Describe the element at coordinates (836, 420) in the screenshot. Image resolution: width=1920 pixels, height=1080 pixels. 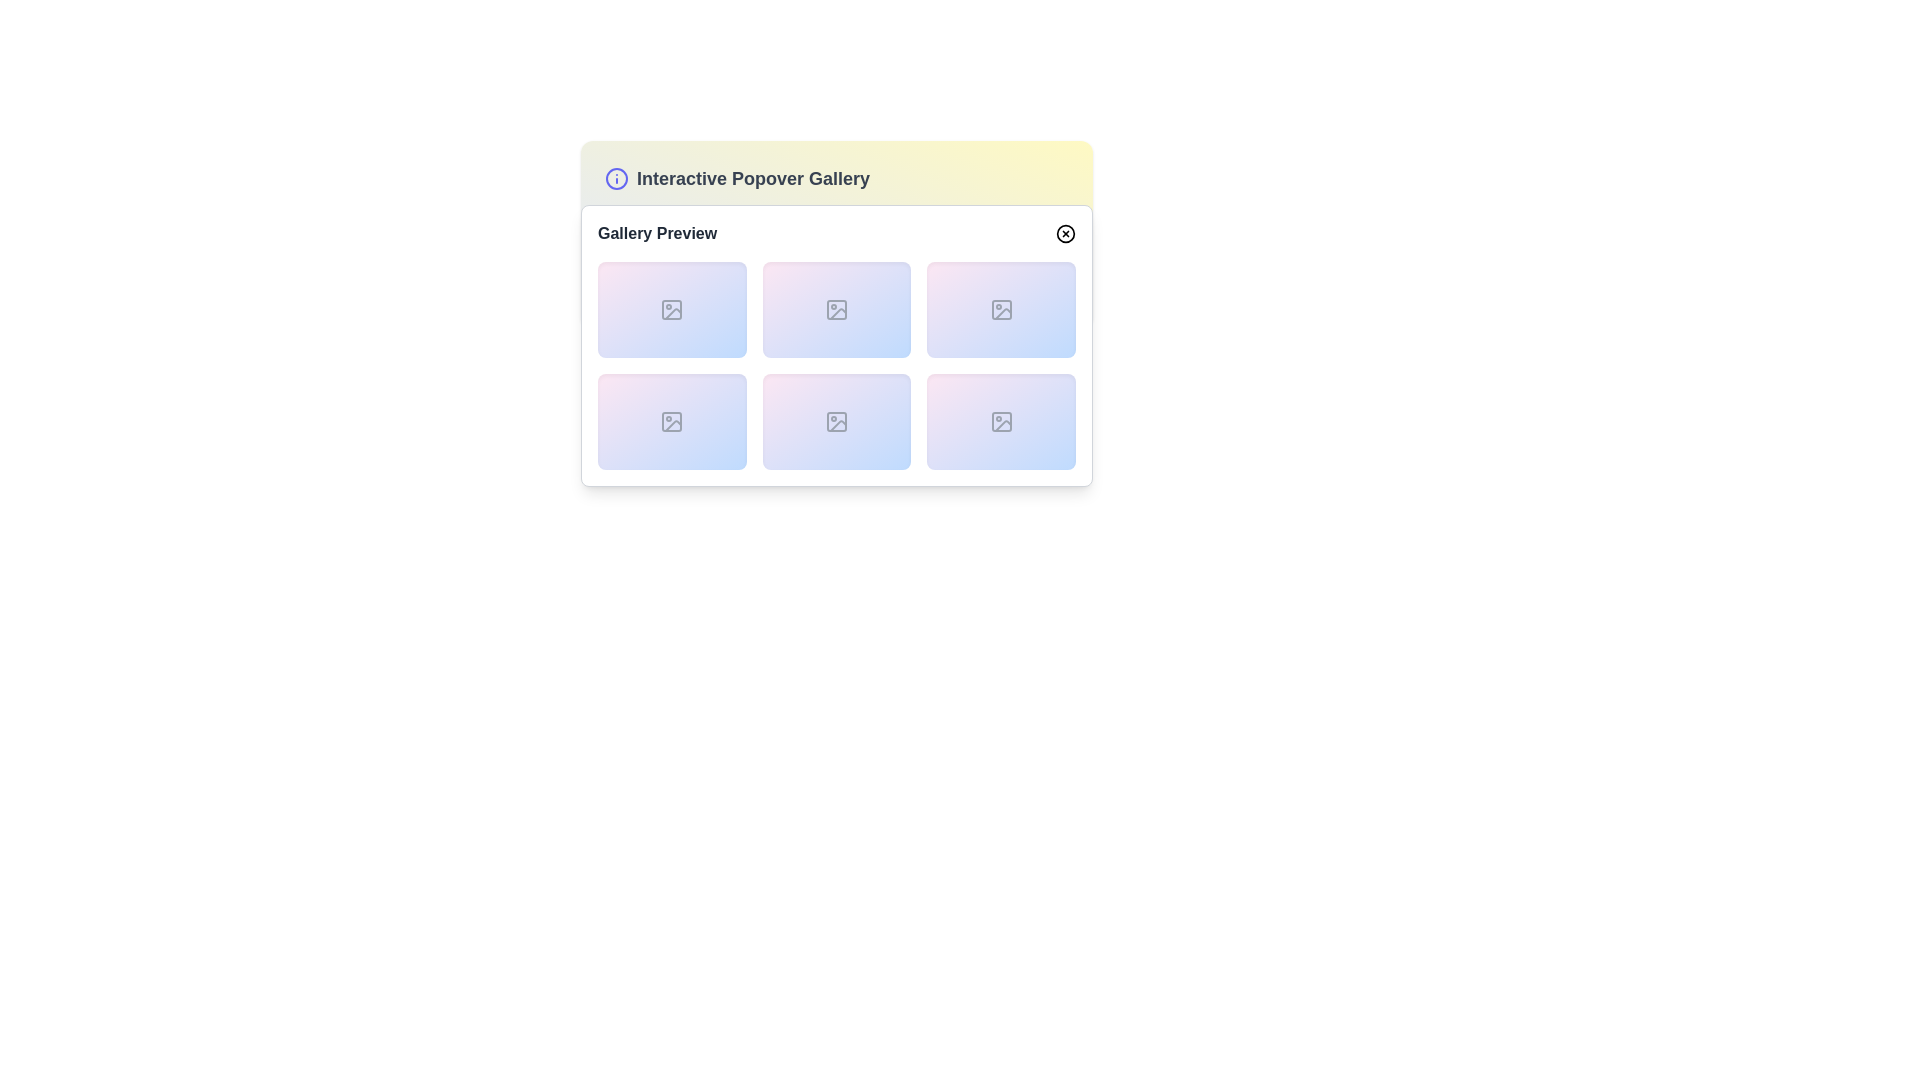
I see `the image placeholder located in the second row and middle column of the 3x2 grid layout within the 'Interactive Popover Gallery' modal to interact with it` at that location.